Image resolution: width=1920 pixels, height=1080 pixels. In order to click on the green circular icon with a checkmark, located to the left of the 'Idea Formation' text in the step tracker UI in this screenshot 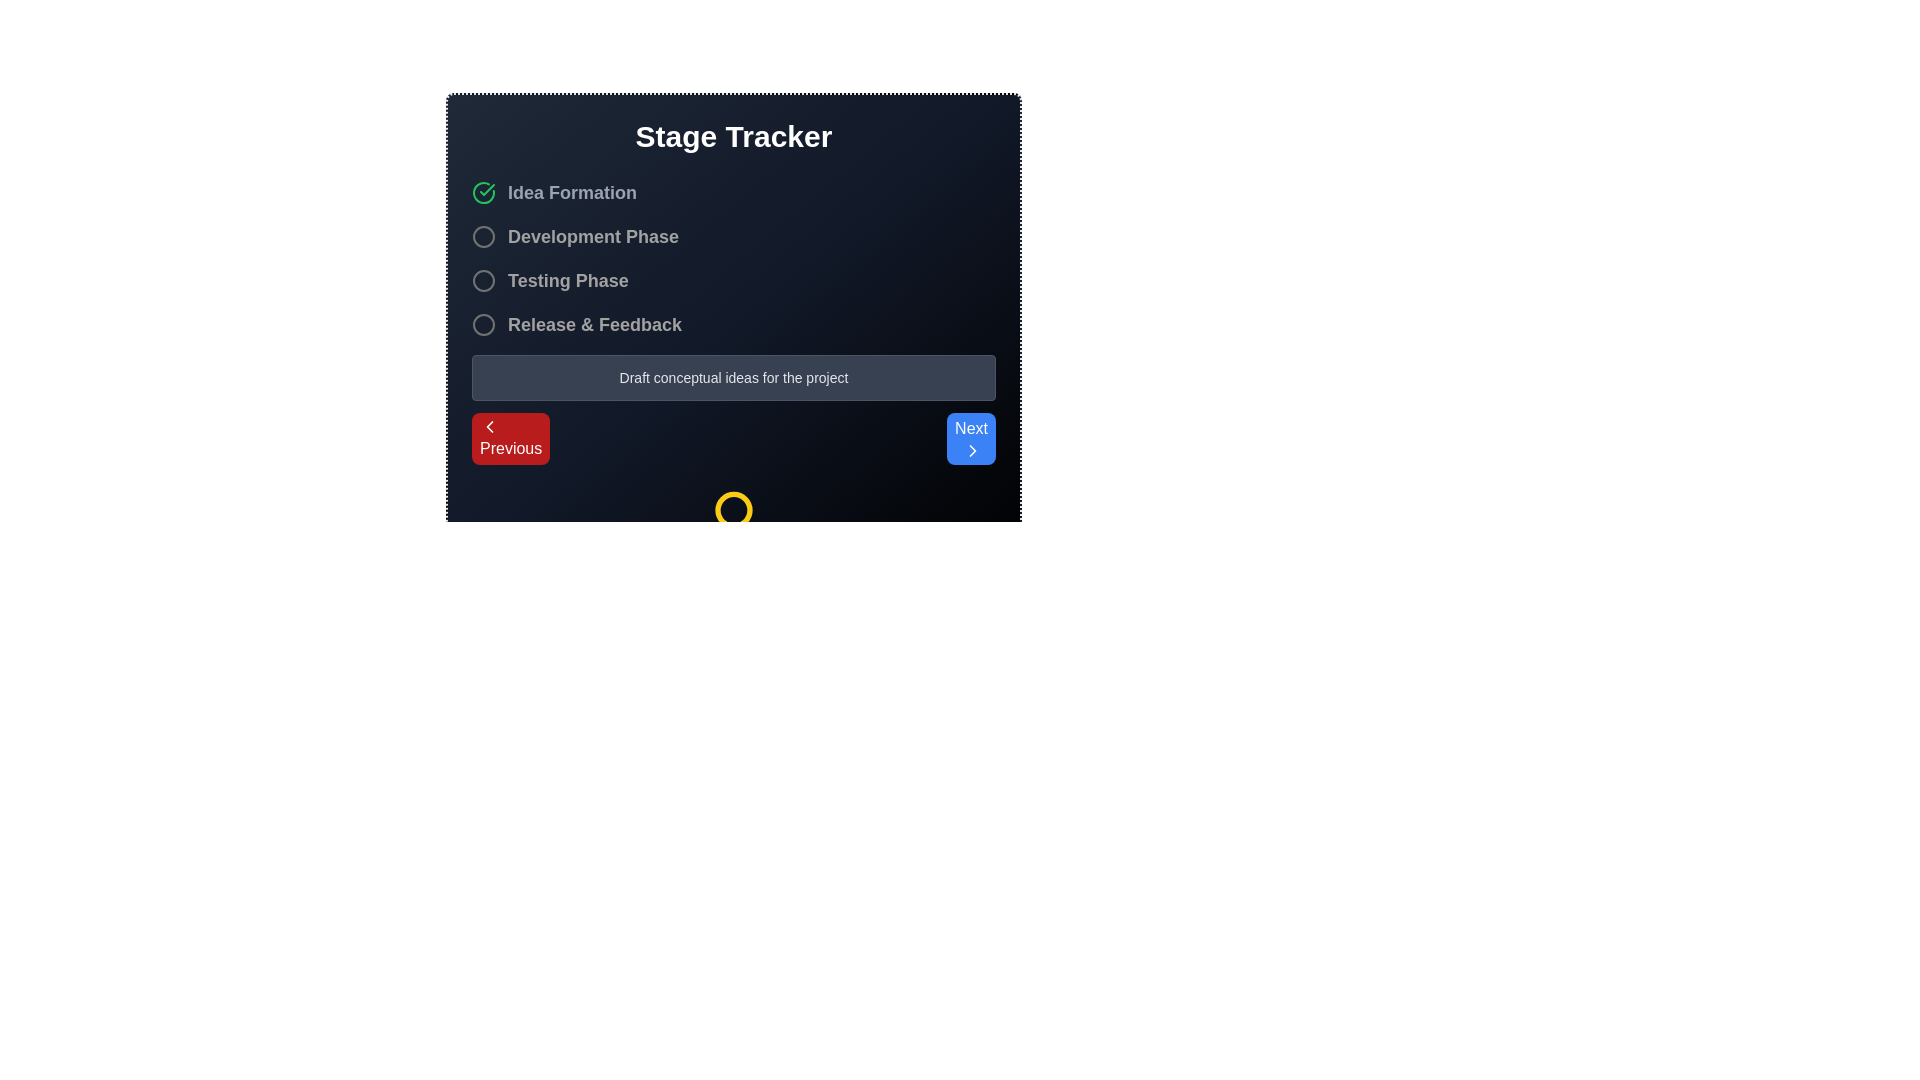, I will do `click(484, 192)`.